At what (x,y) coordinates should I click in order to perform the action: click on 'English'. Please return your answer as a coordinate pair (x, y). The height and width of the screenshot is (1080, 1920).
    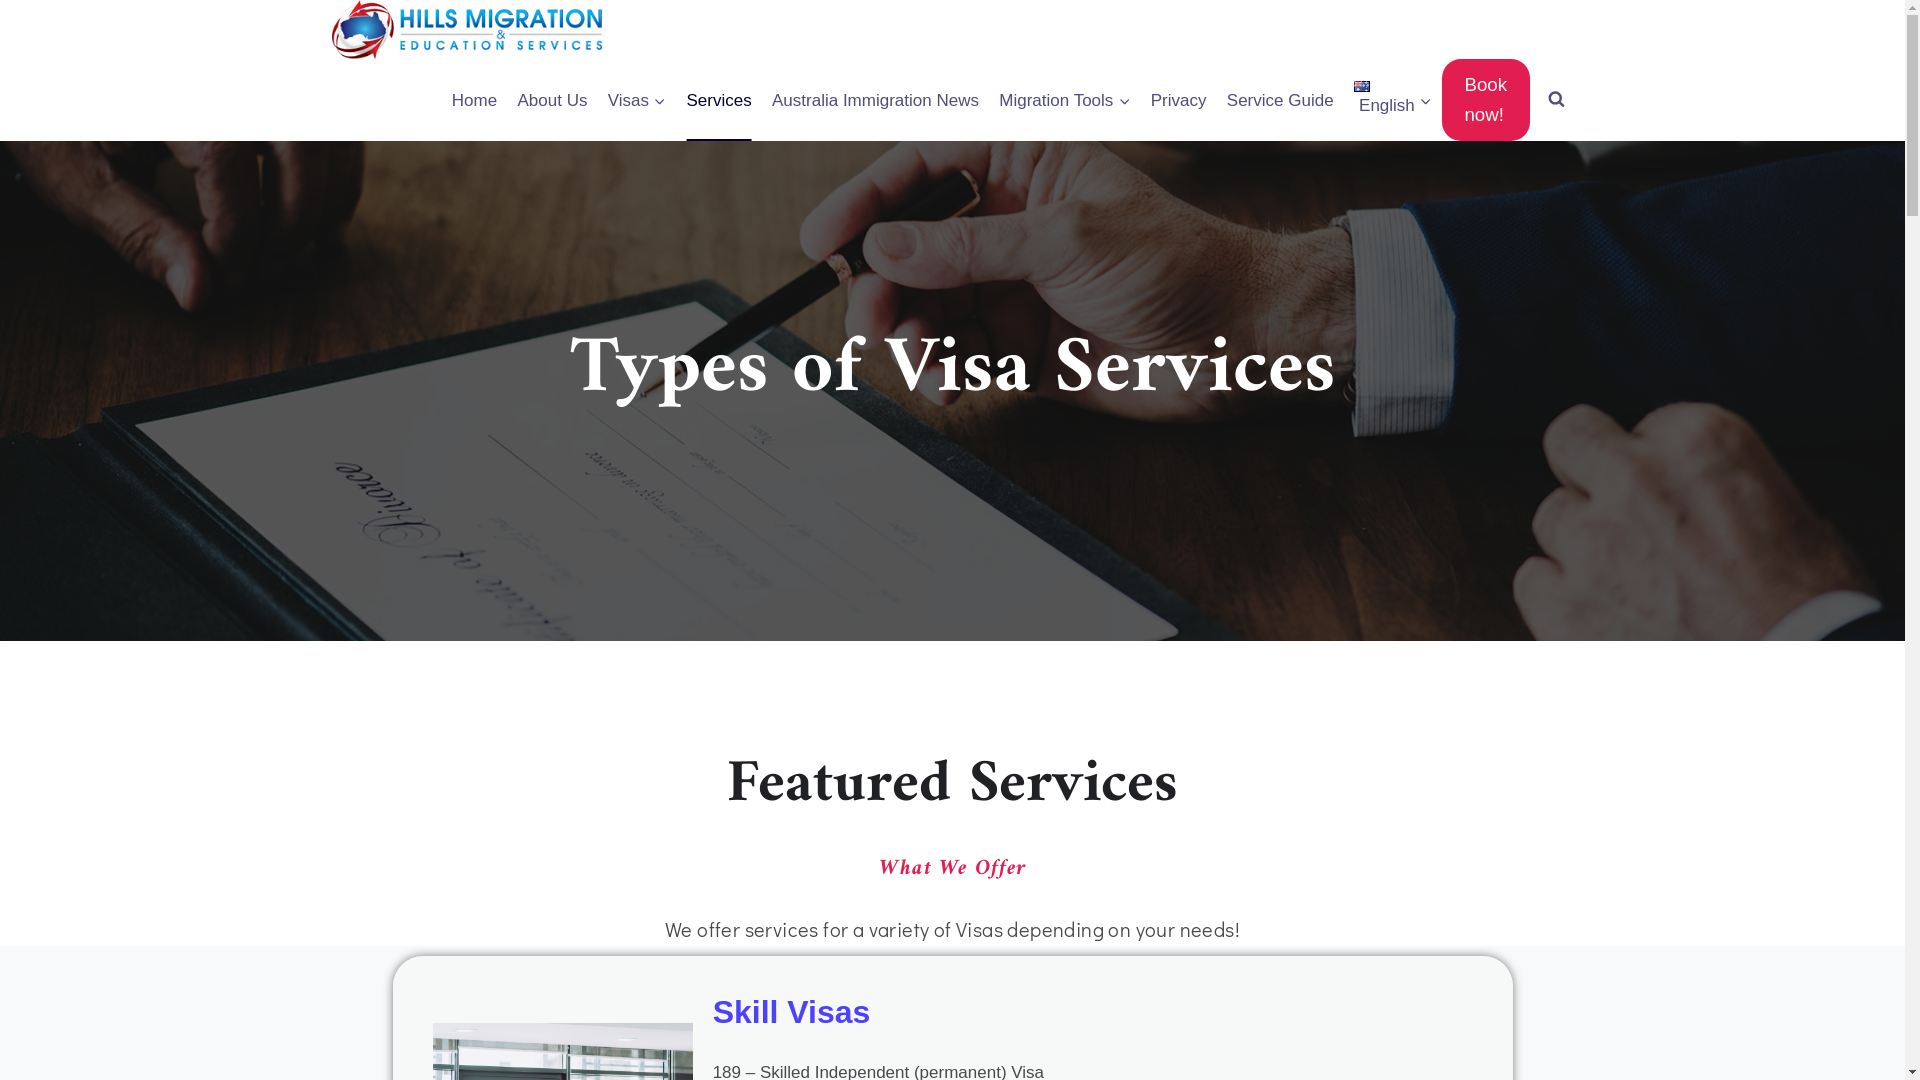
    Looking at the image, I should click on (1391, 100).